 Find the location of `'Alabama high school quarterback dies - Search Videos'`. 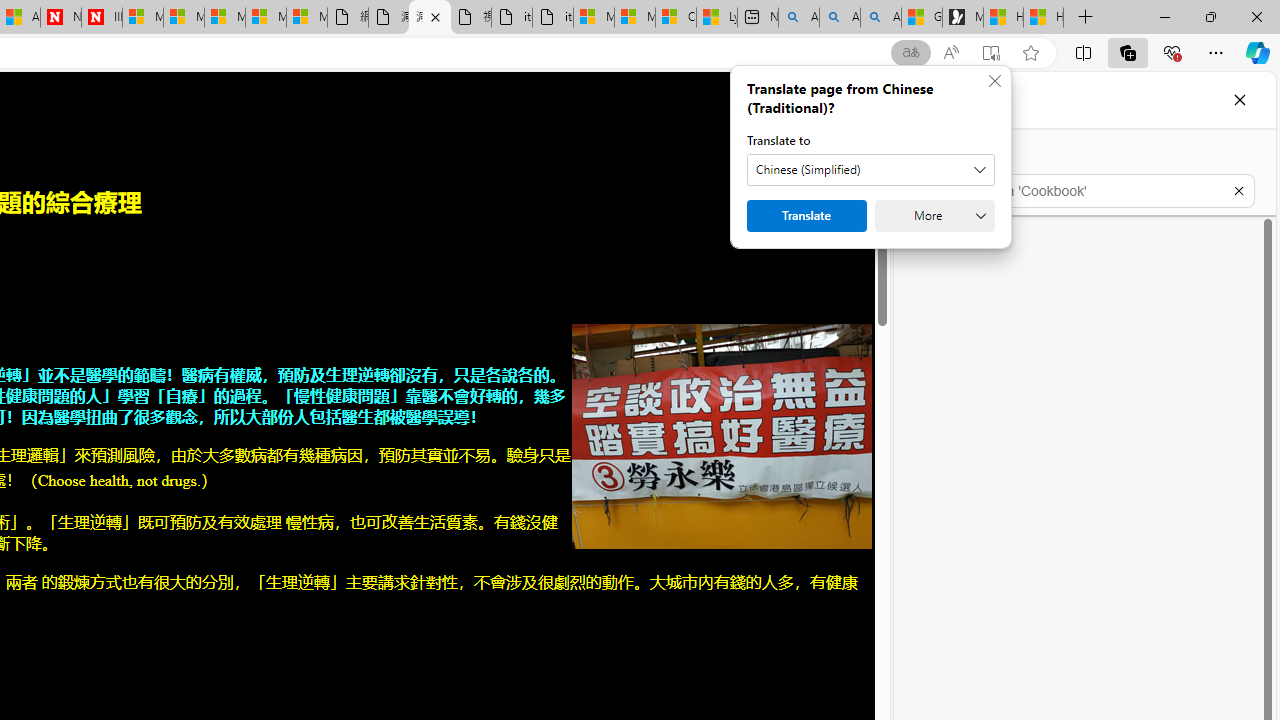

'Alabama high school quarterback dies - Search Videos' is located at coordinates (880, 17).